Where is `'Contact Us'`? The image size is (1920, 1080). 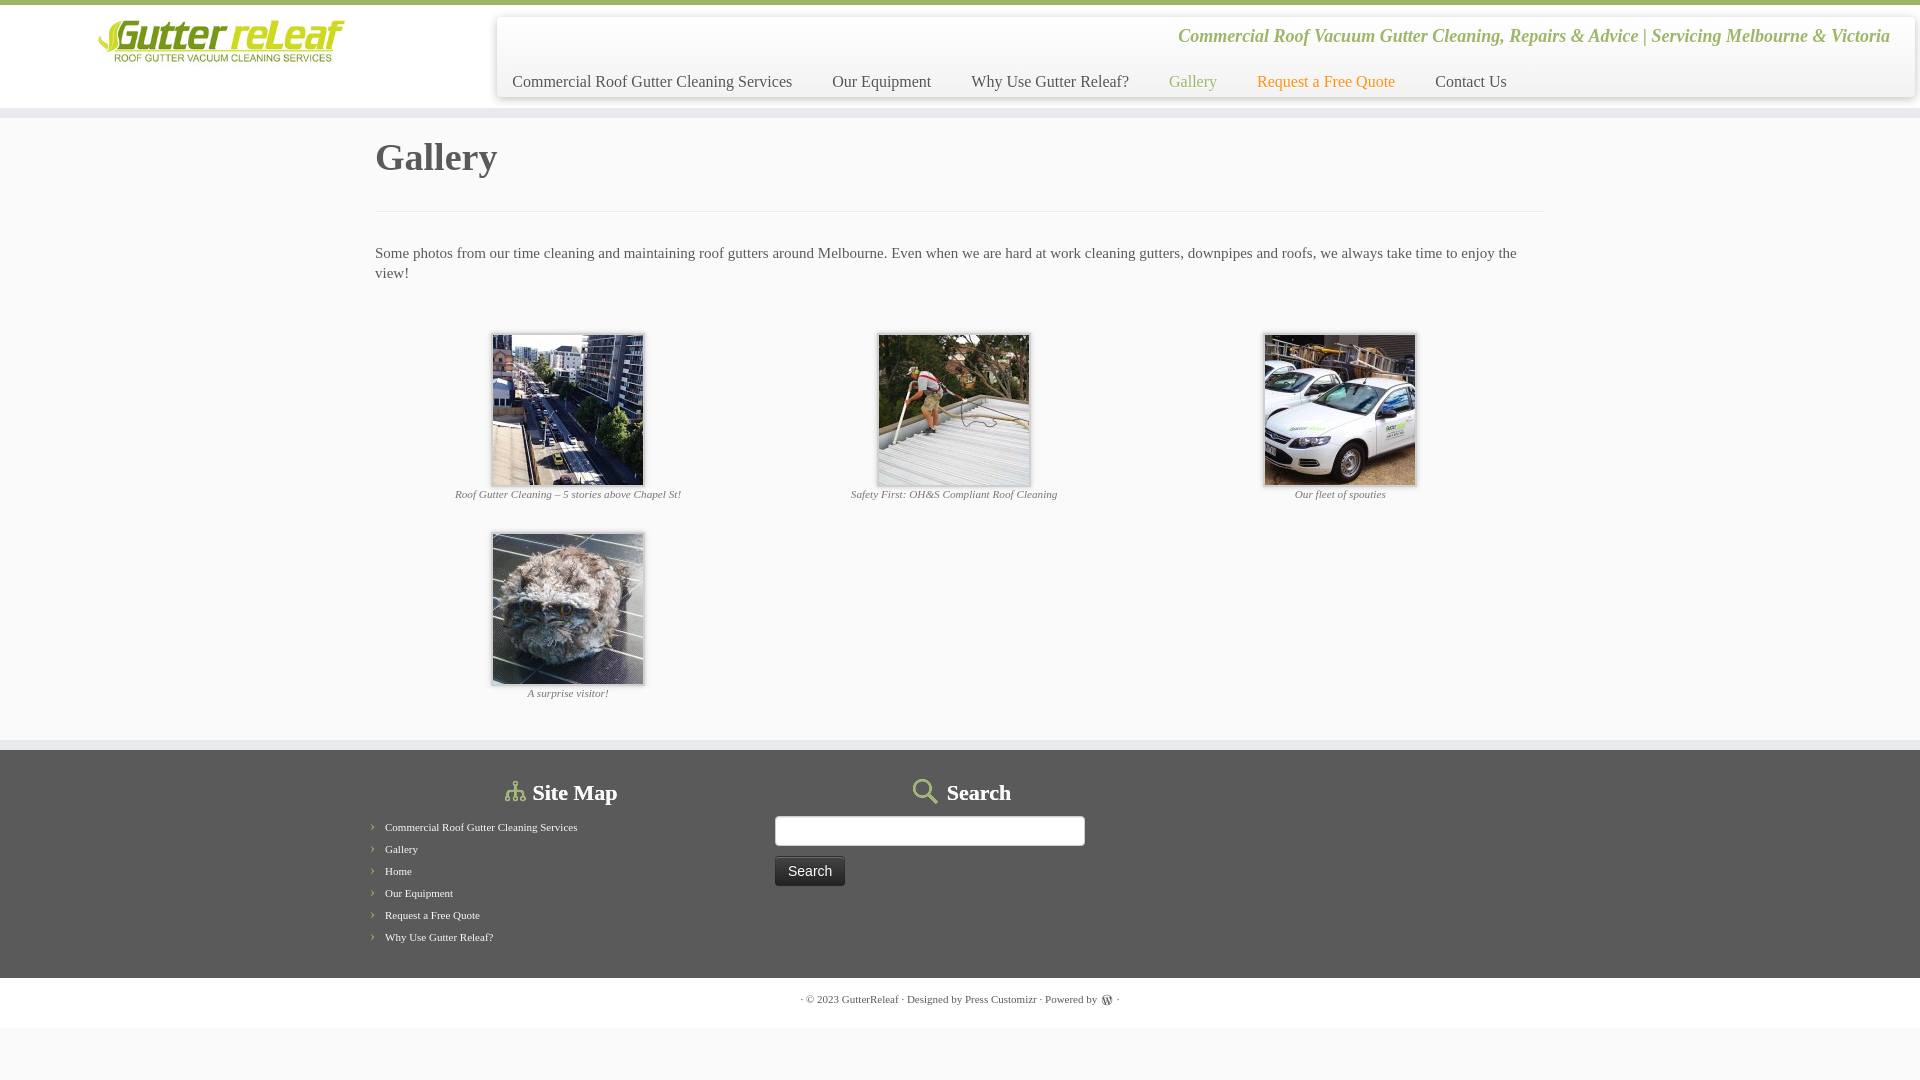
'Contact Us' is located at coordinates (1460, 80).